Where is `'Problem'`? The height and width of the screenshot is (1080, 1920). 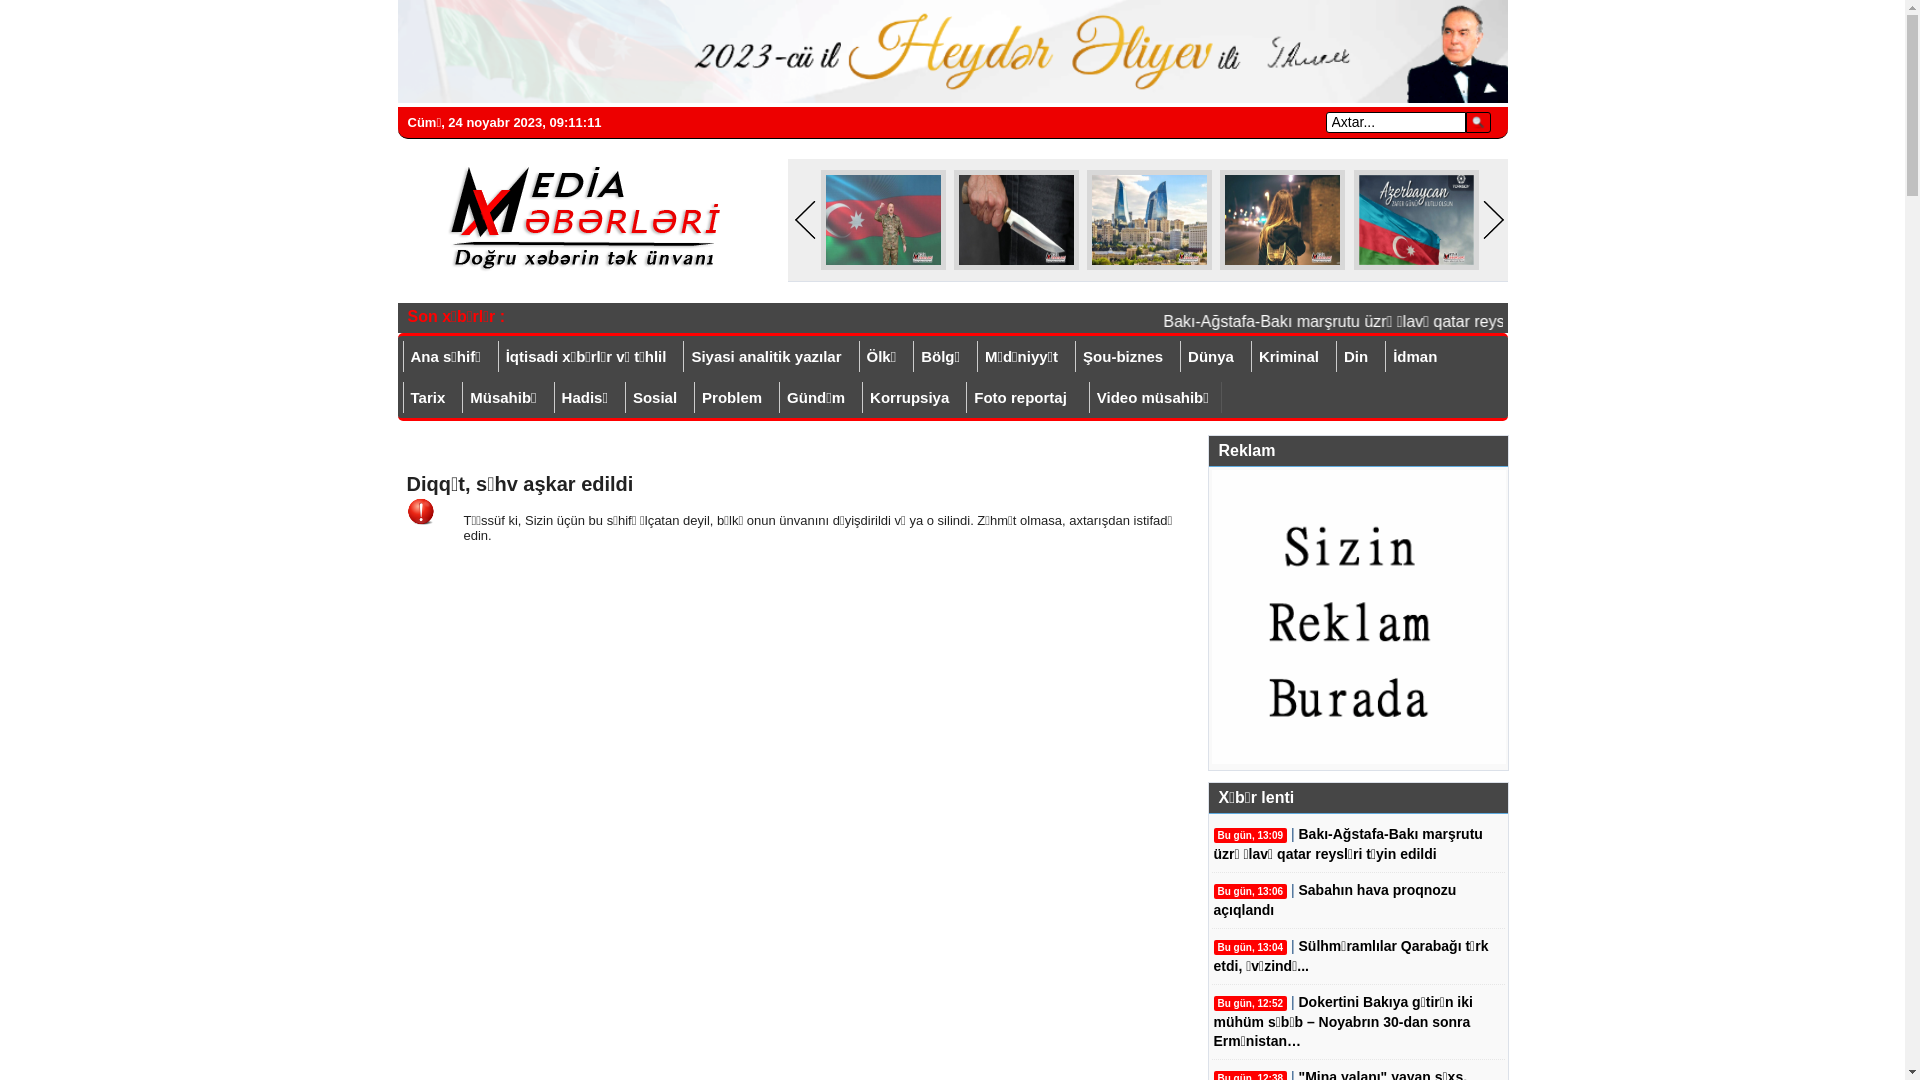
'Problem' is located at coordinates (730, 397).